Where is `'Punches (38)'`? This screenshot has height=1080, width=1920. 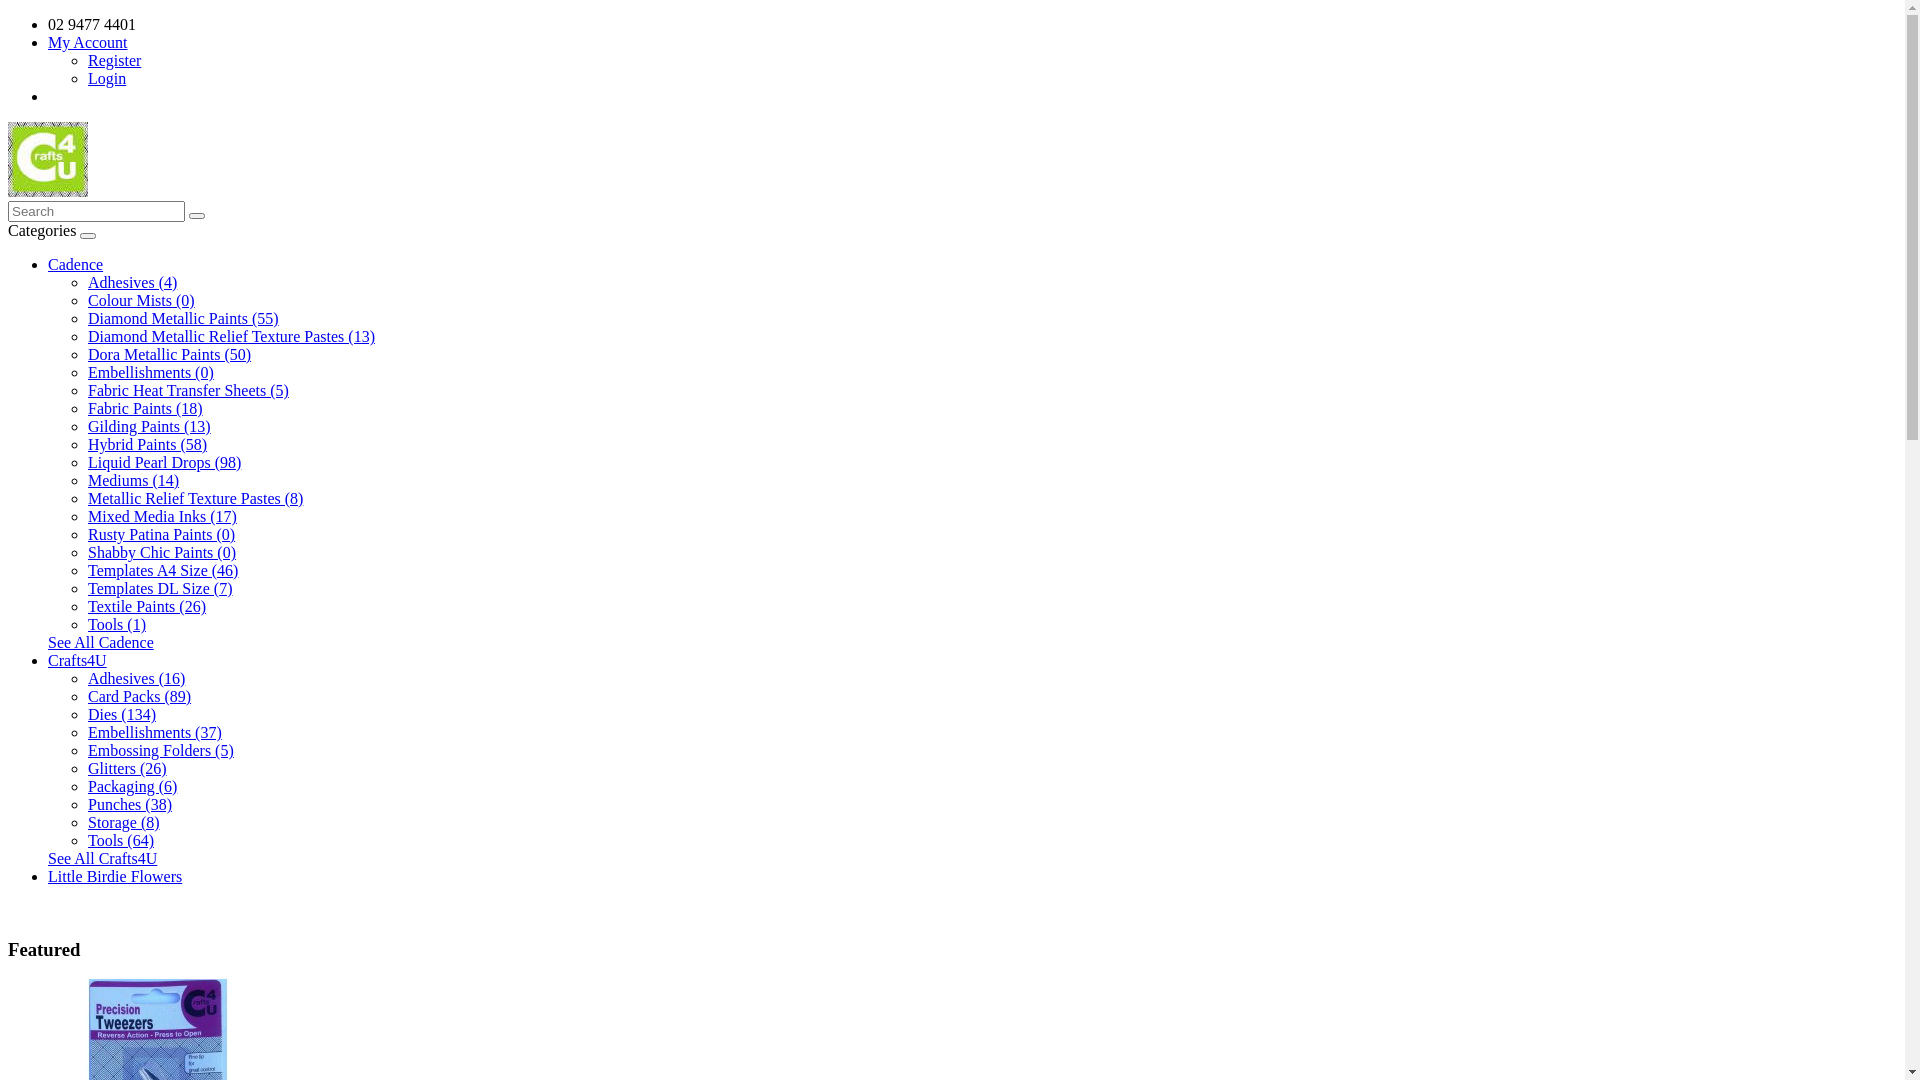
'Punches (38)' is located at coordinates (128, 803).